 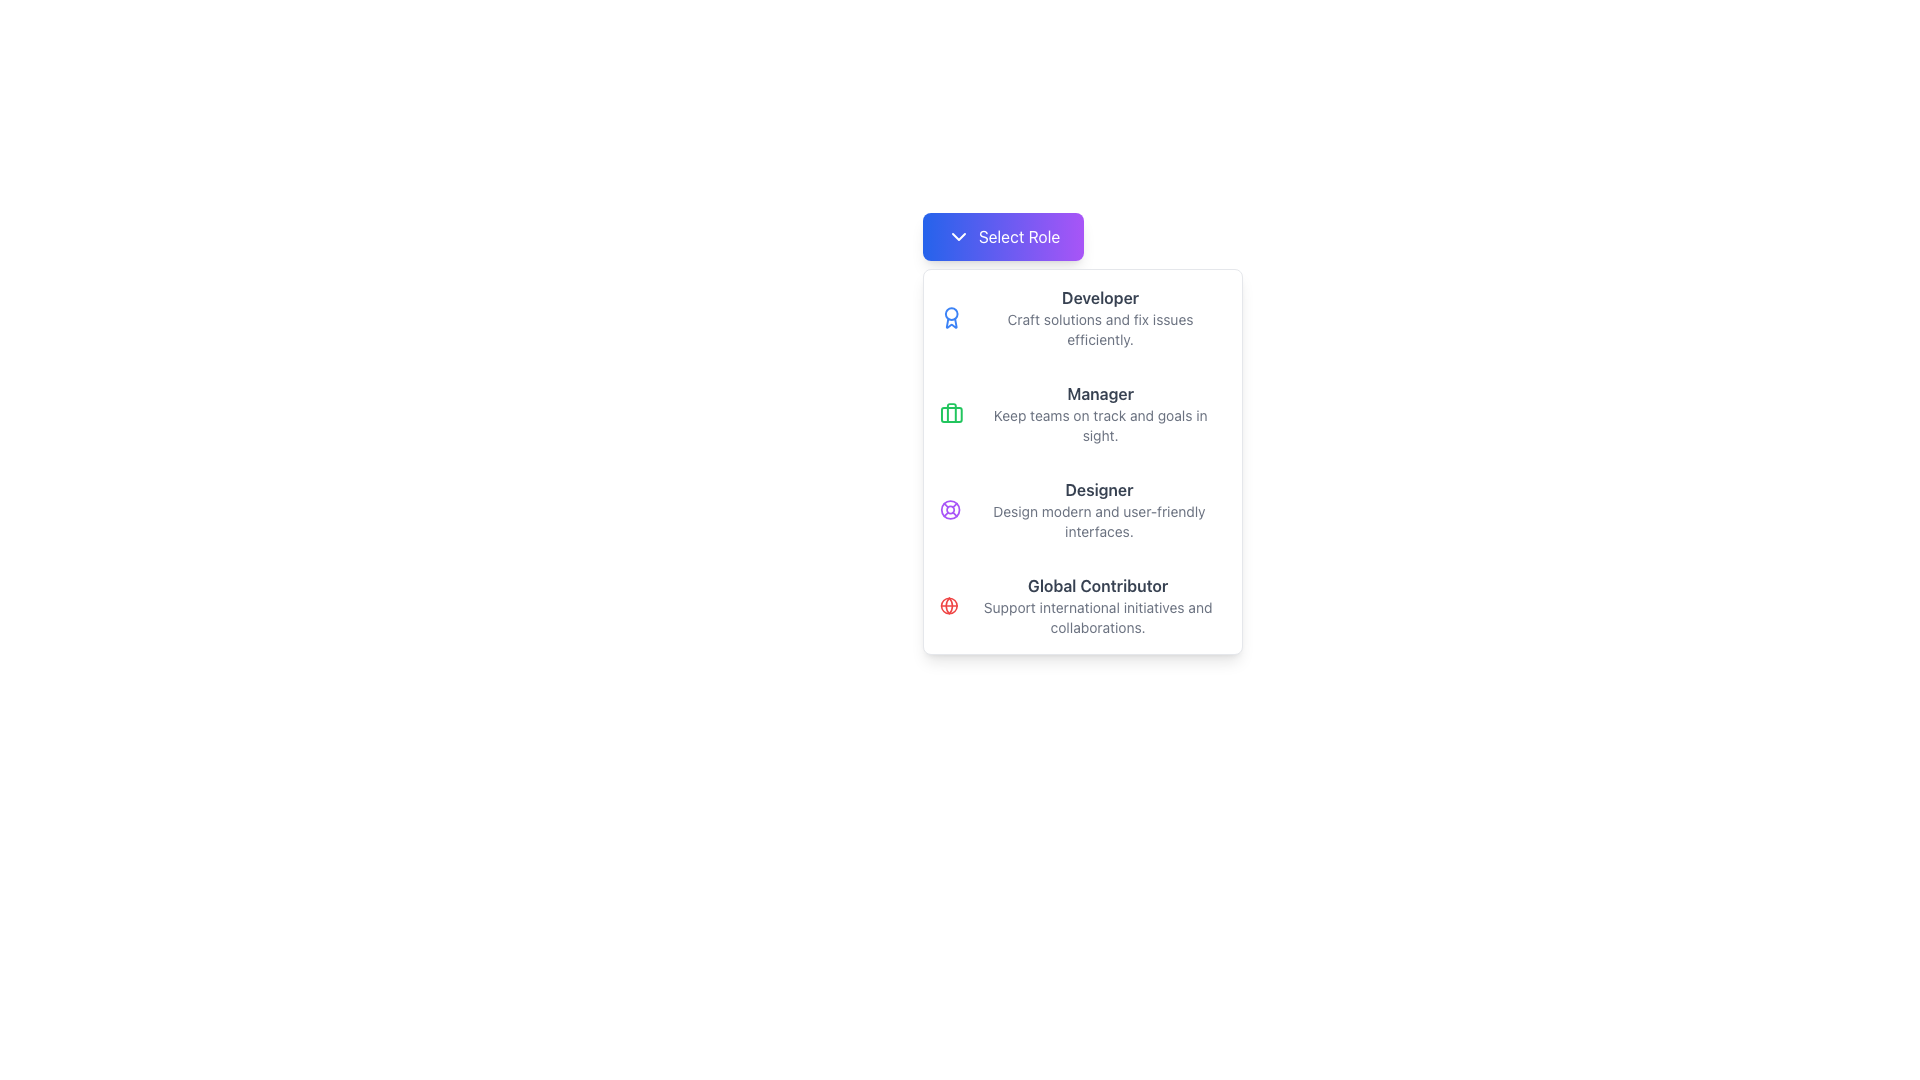 What do you see at coordinates (949, 508) in the screenshot?
I see `the circular life buoy icon with a purple outline located to the left of the 'Designer' text in the role selection dropdown menu` at bounding box center [949, 508].